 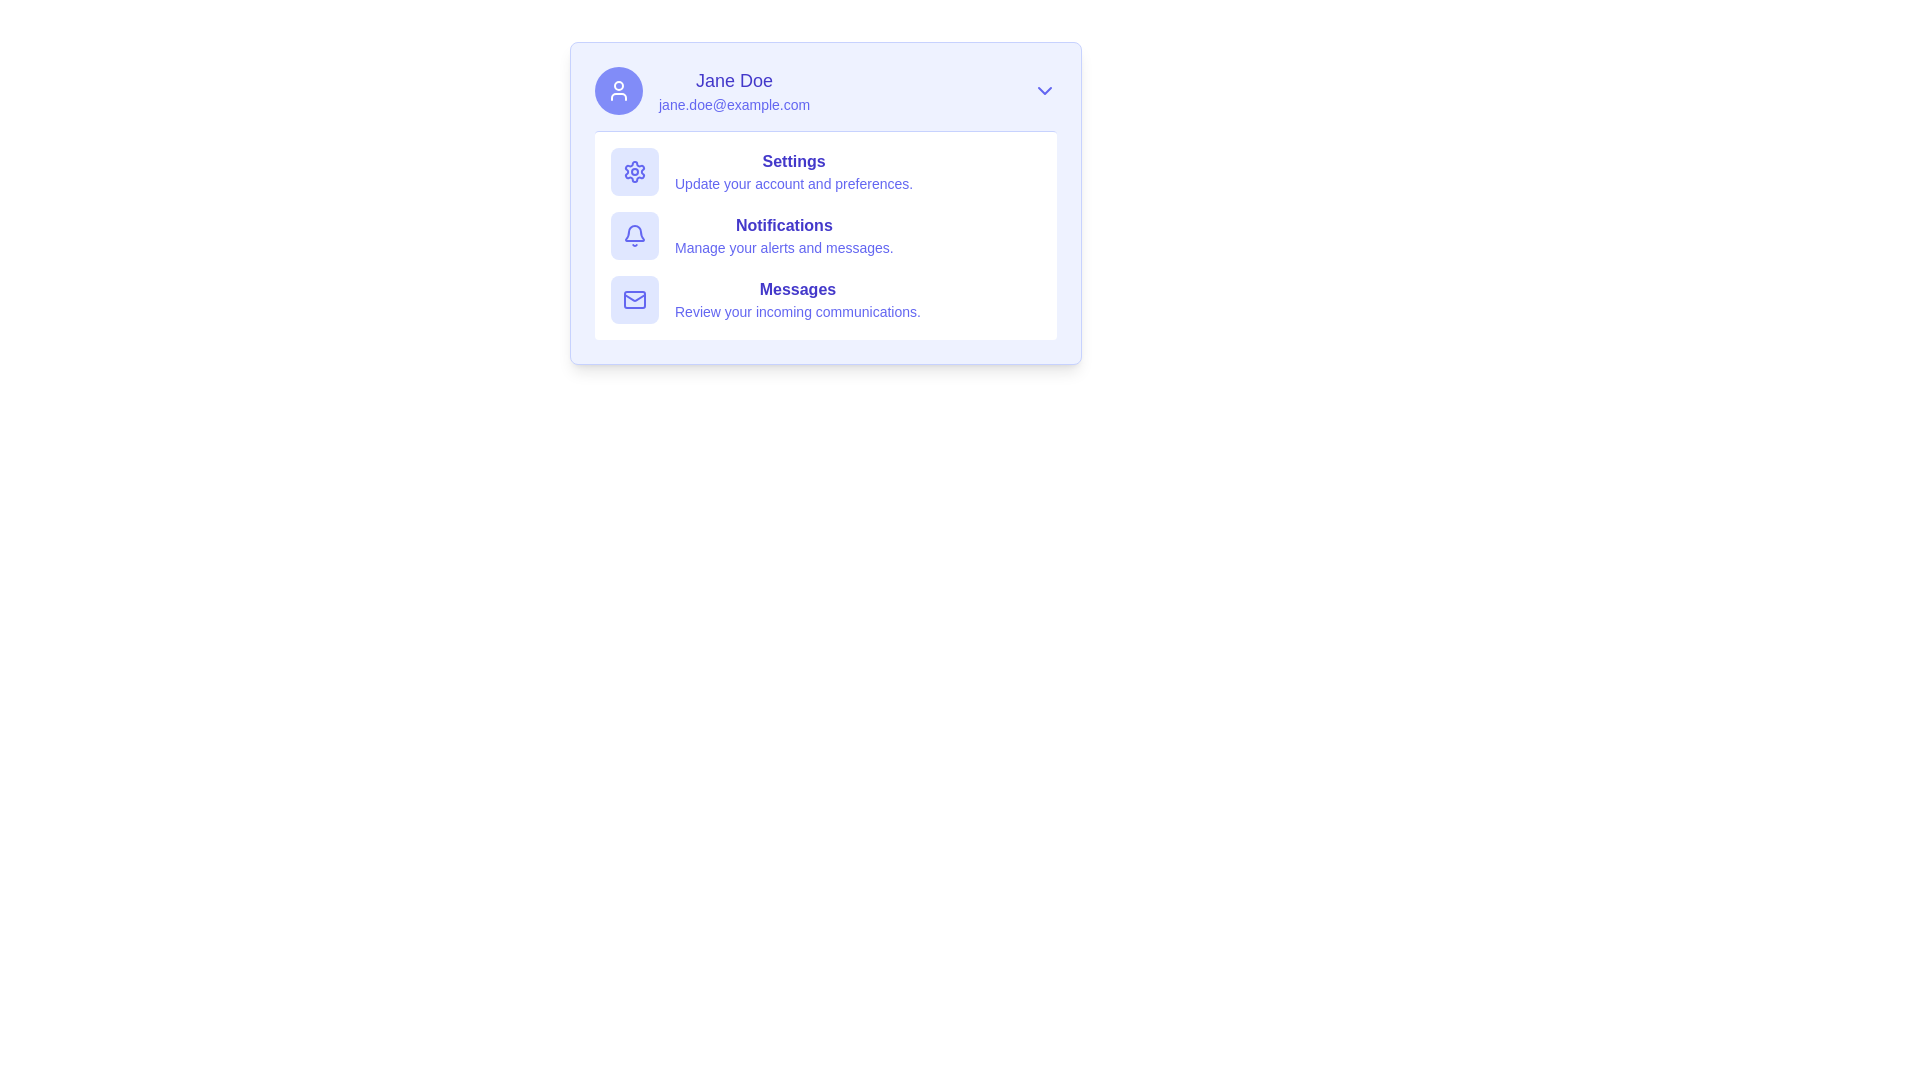 I want to click on the indigo bell-shaped icon located next to the 'Notifications' text to interact with the associated notifications feature, so click(x=633, y=234).